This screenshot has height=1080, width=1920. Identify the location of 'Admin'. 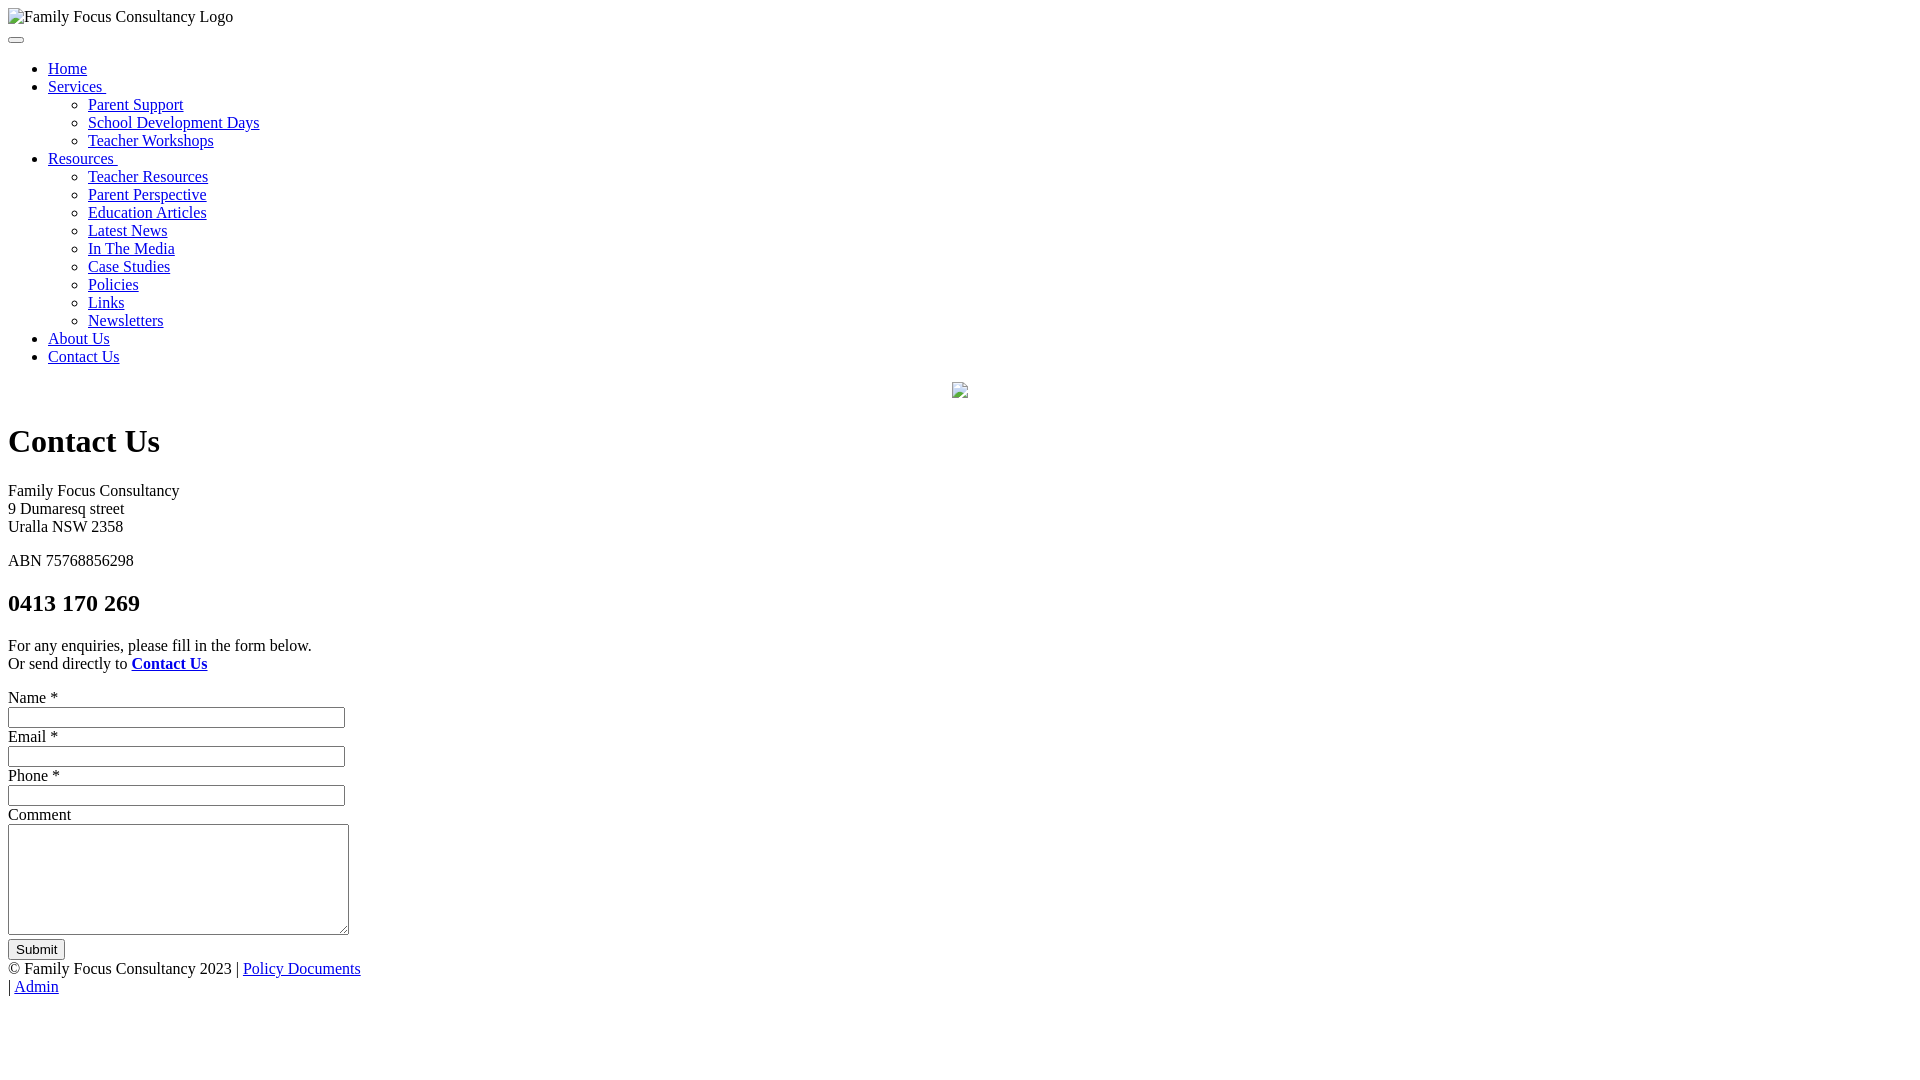
(35, 985).